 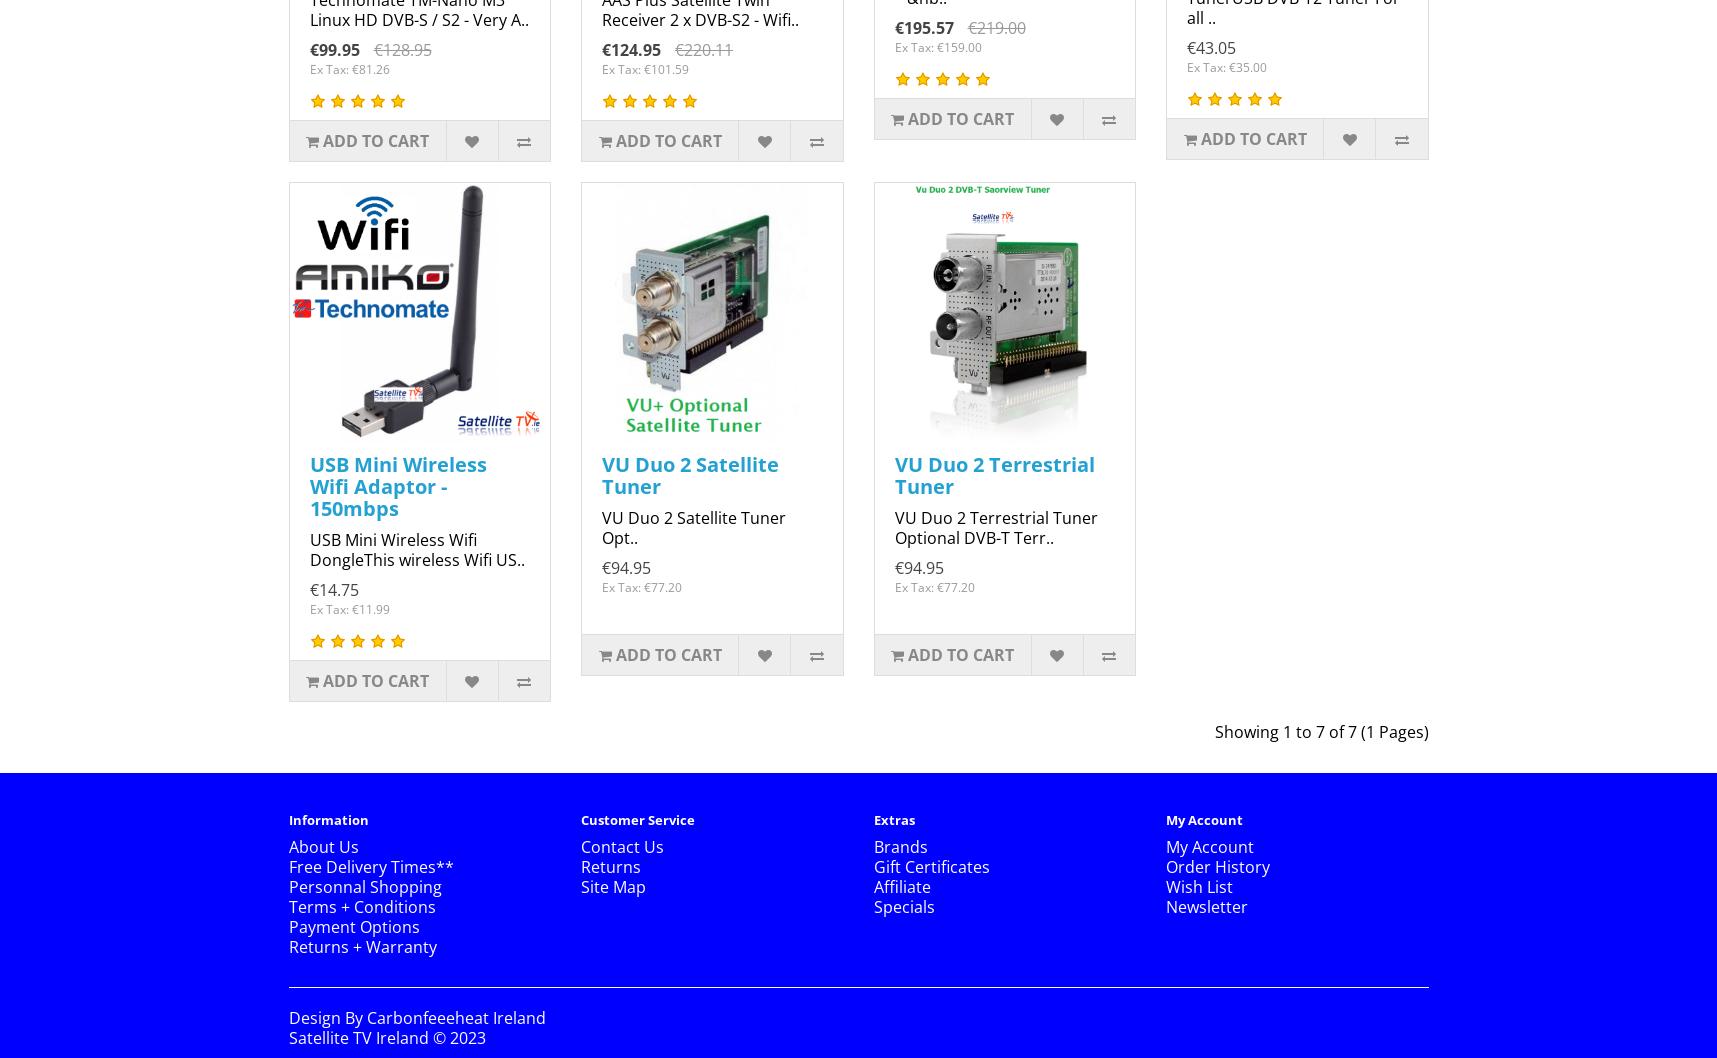 I want to click on 'Gift Certificates', so click(x=872, y=866).